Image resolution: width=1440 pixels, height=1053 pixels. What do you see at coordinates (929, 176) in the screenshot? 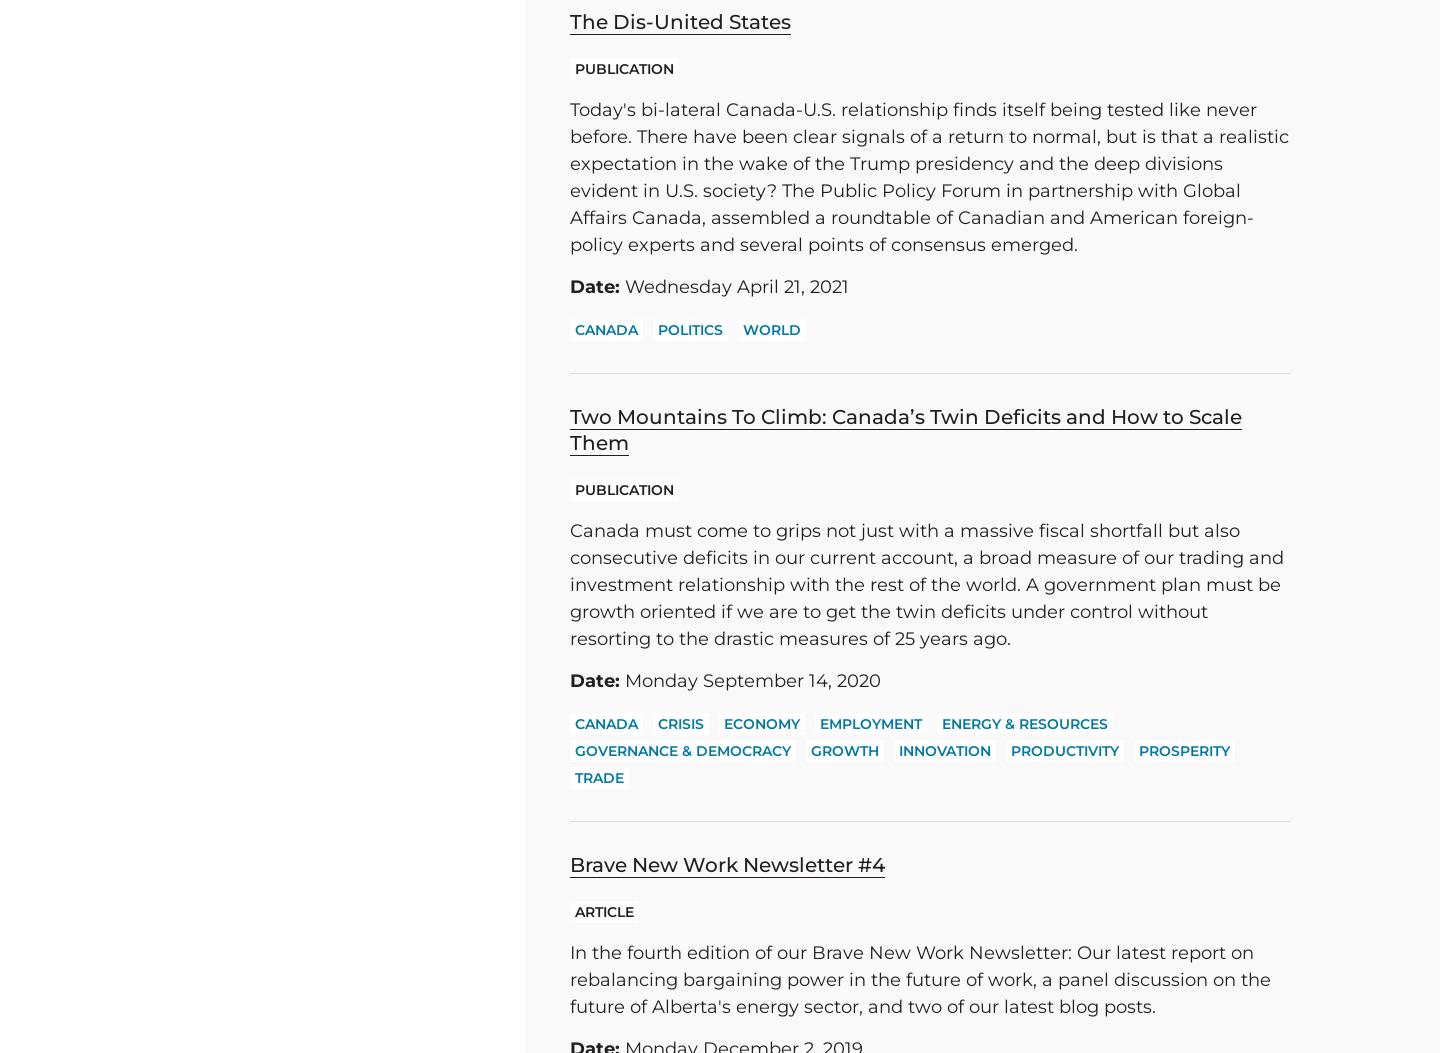
I see `'Today's bi-lateral Canada-U.S. relationship finds itself being tested like never before. There have been clear signals of a return to normal, but is that a realistic expectation in the wake of the Trump presidency and the deep divisions evident in U.S. society? The Public Policy Forum in partnership with Global Affairs Canada, assembled a roundtable of Canadian and American foreign-policy experts and several points of consensus emerged.'` at bounding box center [929, 176].